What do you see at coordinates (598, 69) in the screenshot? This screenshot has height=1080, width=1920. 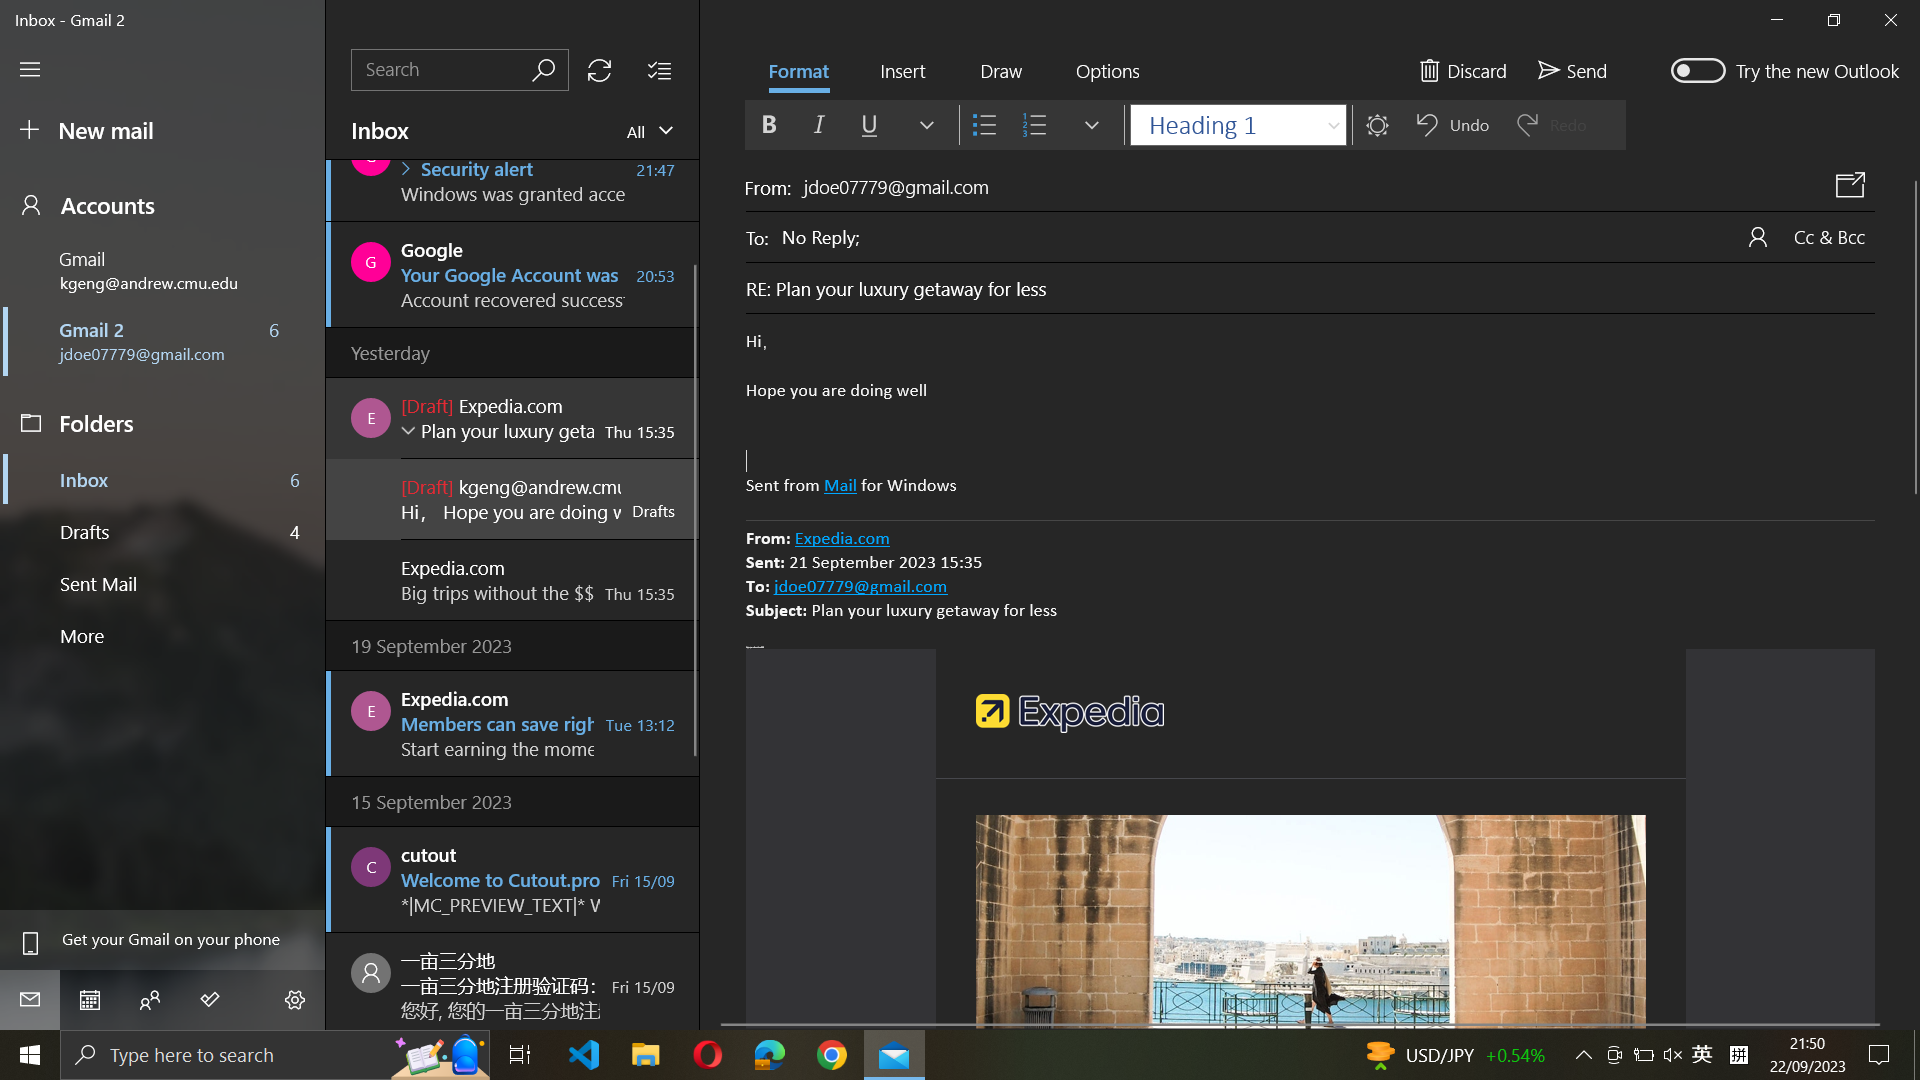 I see `Repopulate the inbox` at bounding box center [598, 69].